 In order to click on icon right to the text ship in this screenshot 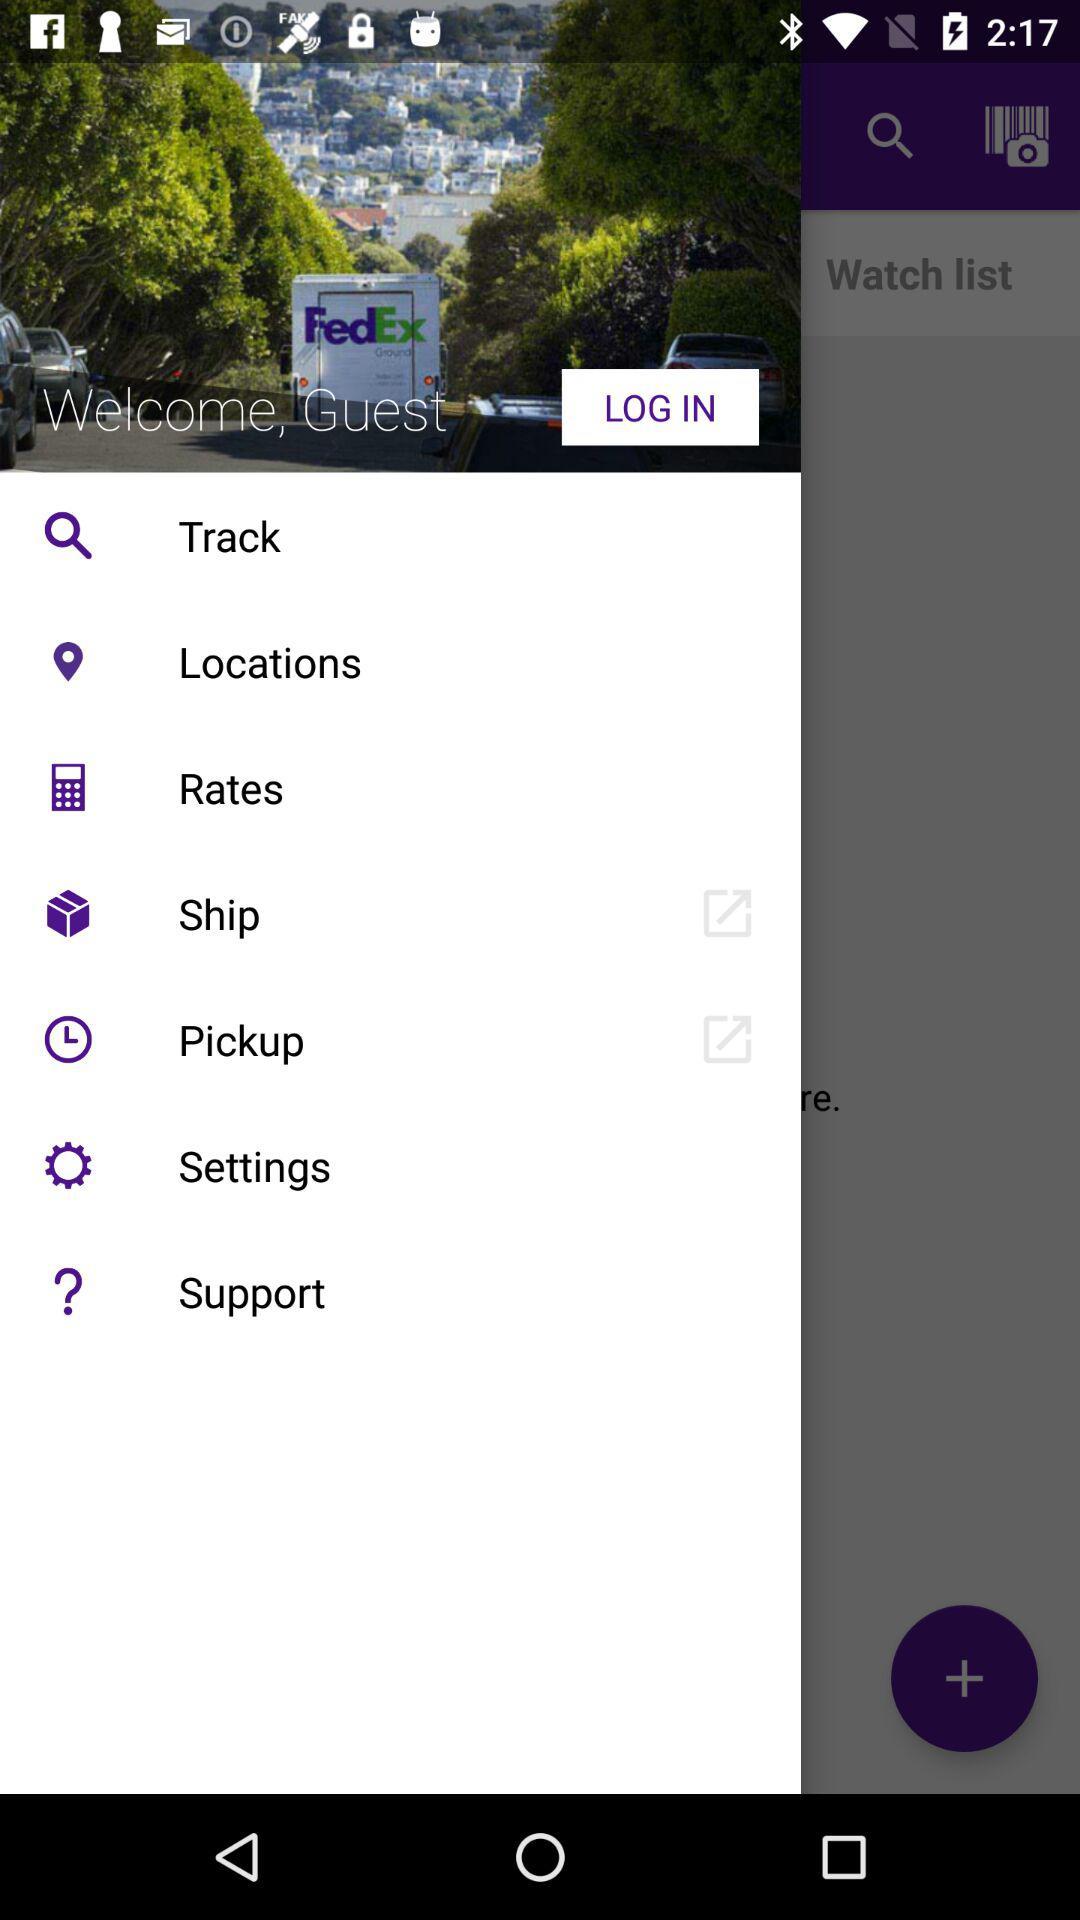, I will do `click(727, 912)`.